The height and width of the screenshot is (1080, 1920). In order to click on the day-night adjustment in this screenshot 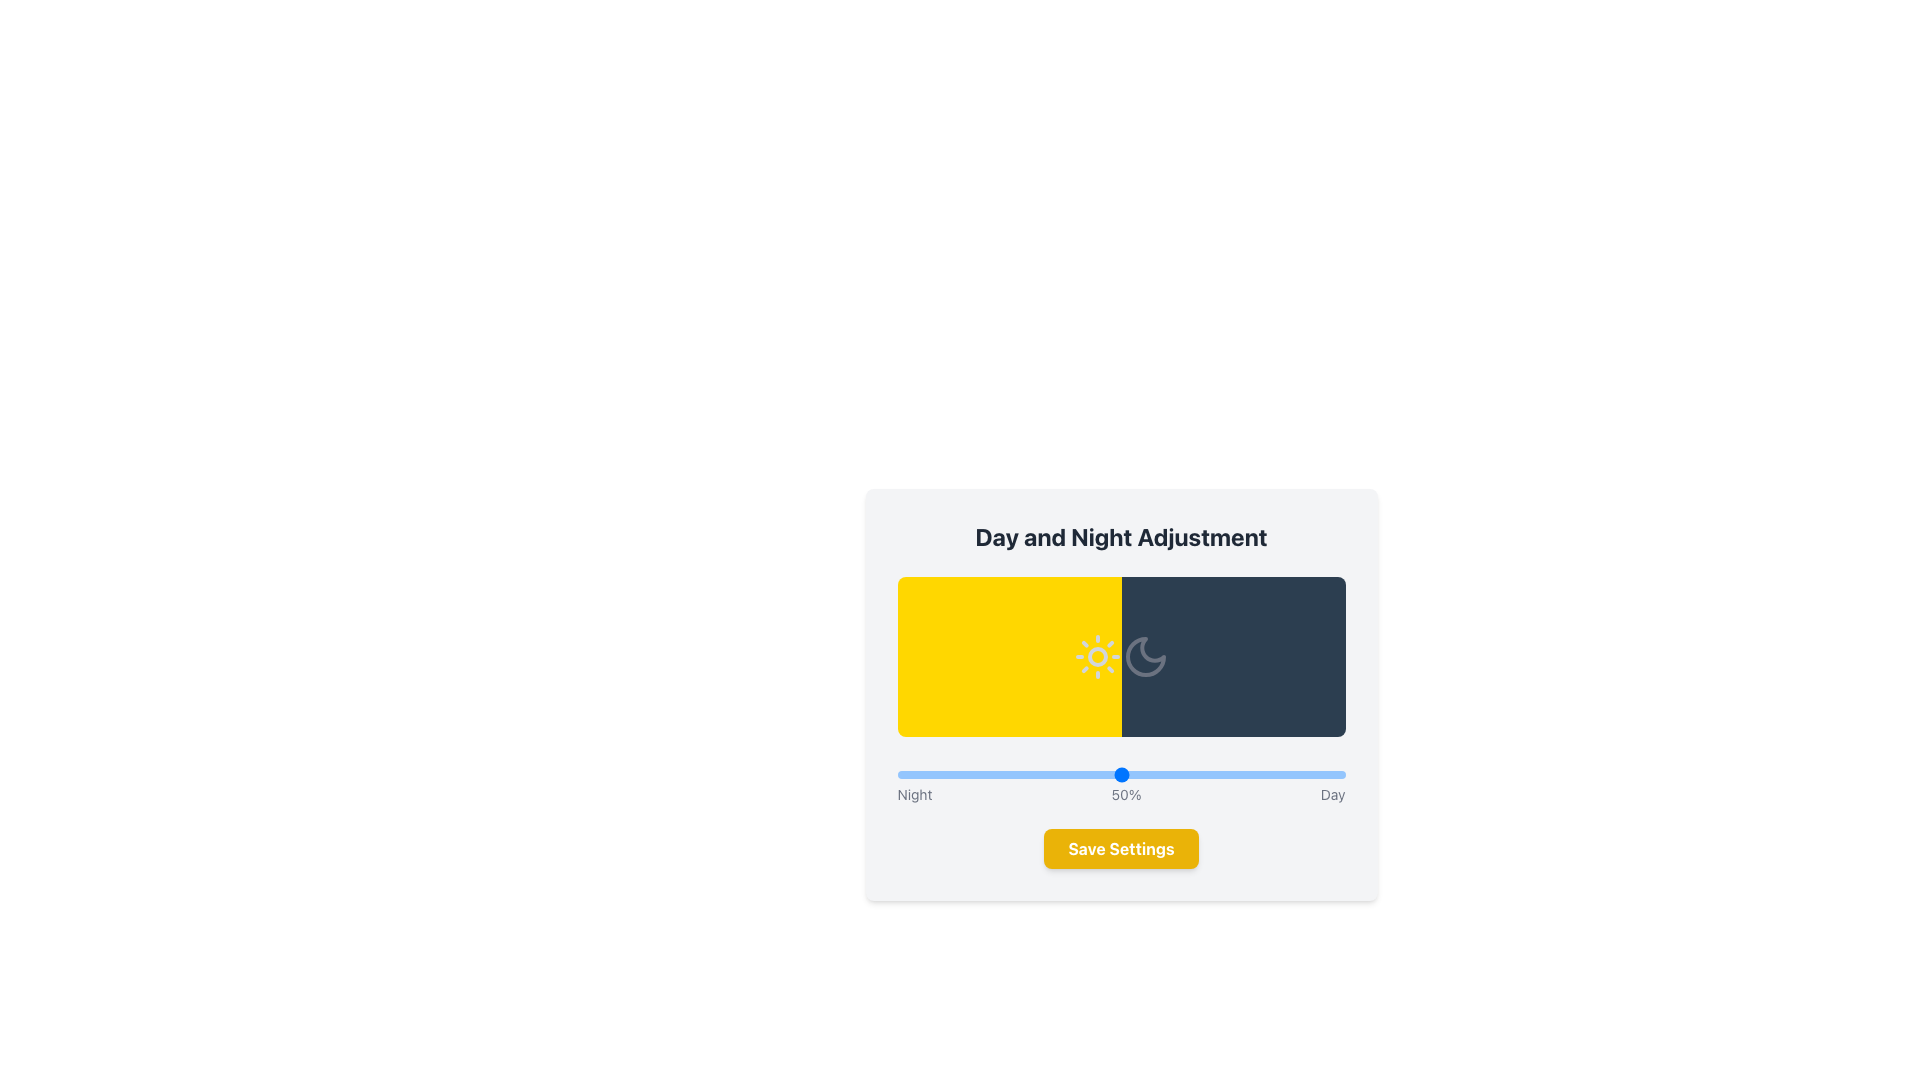, I will do `click(1040, 774)`.